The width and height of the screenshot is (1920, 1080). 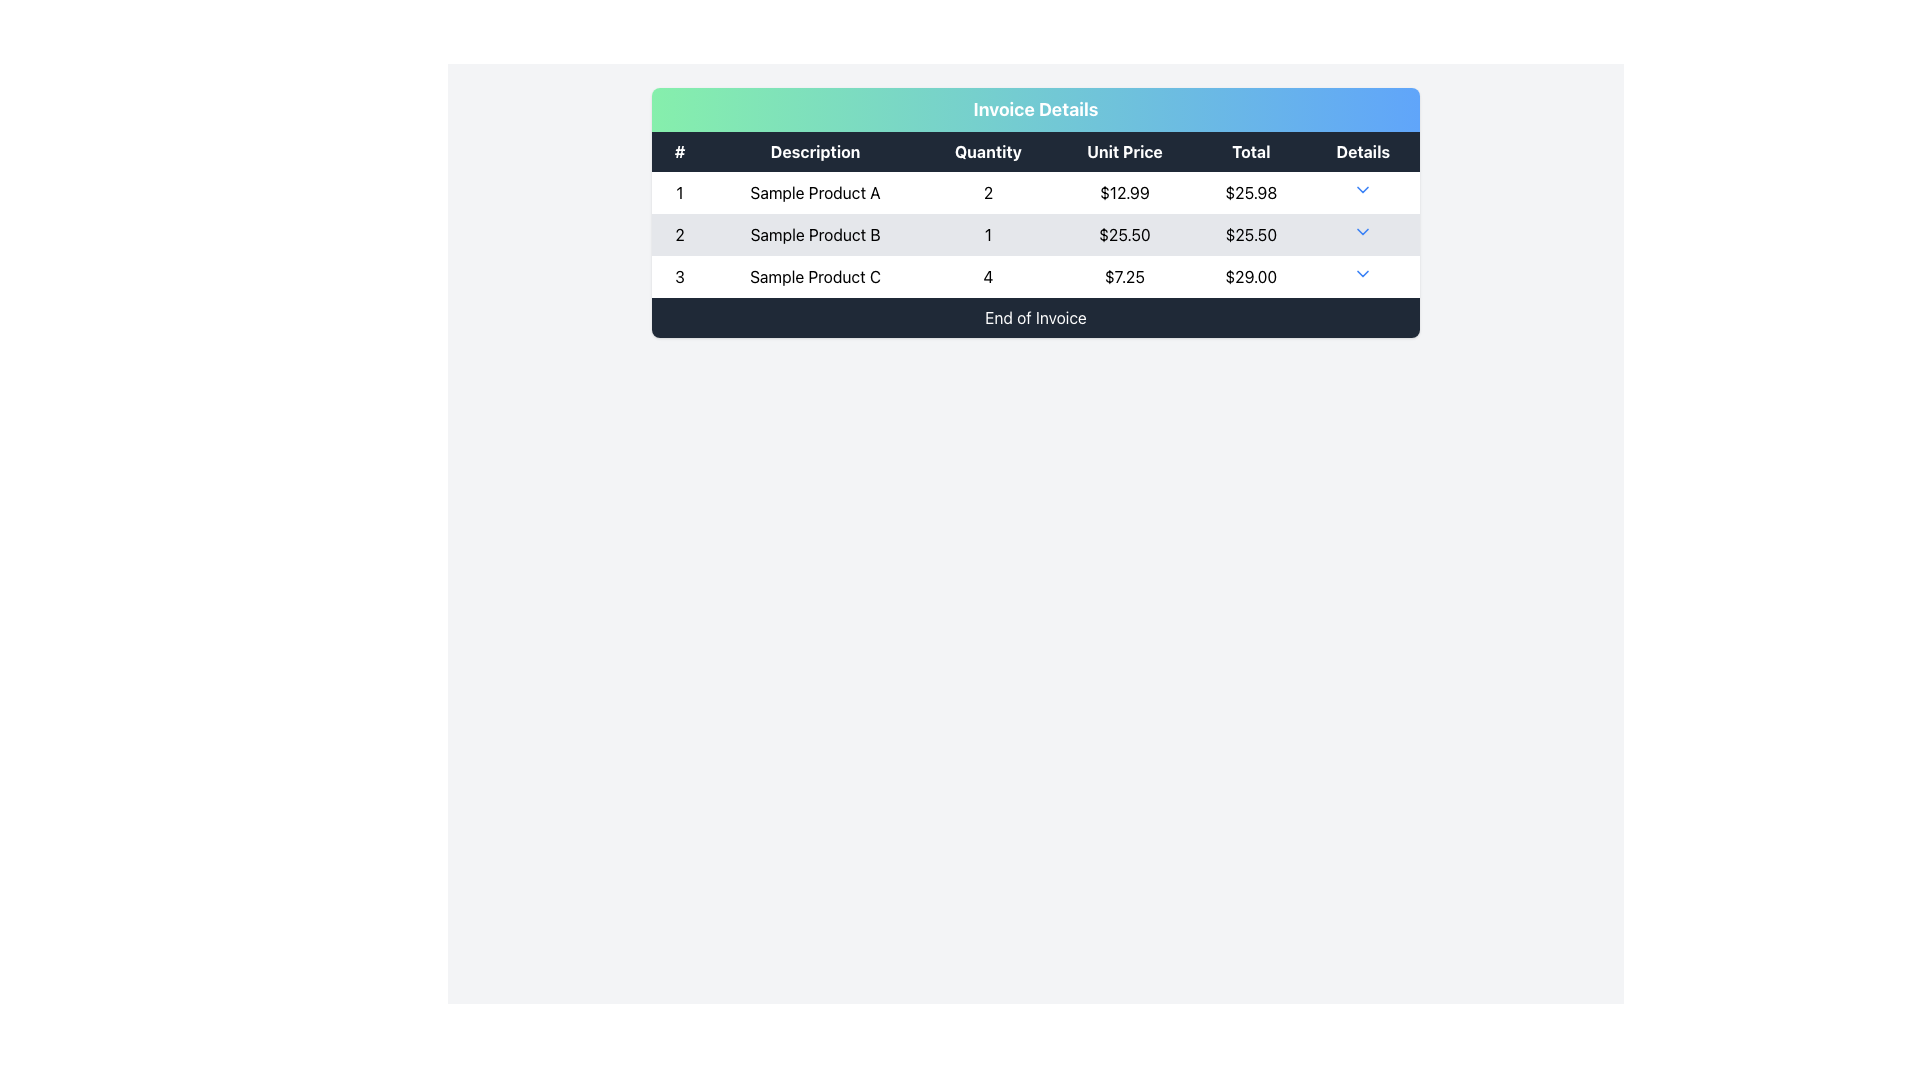 What do you see at coordinates (815, 277) in the screenshot?
I see `the table cell containing the text 'Sample Product C' in the 'Description' column of the third row` at bounding box center [815, 277].